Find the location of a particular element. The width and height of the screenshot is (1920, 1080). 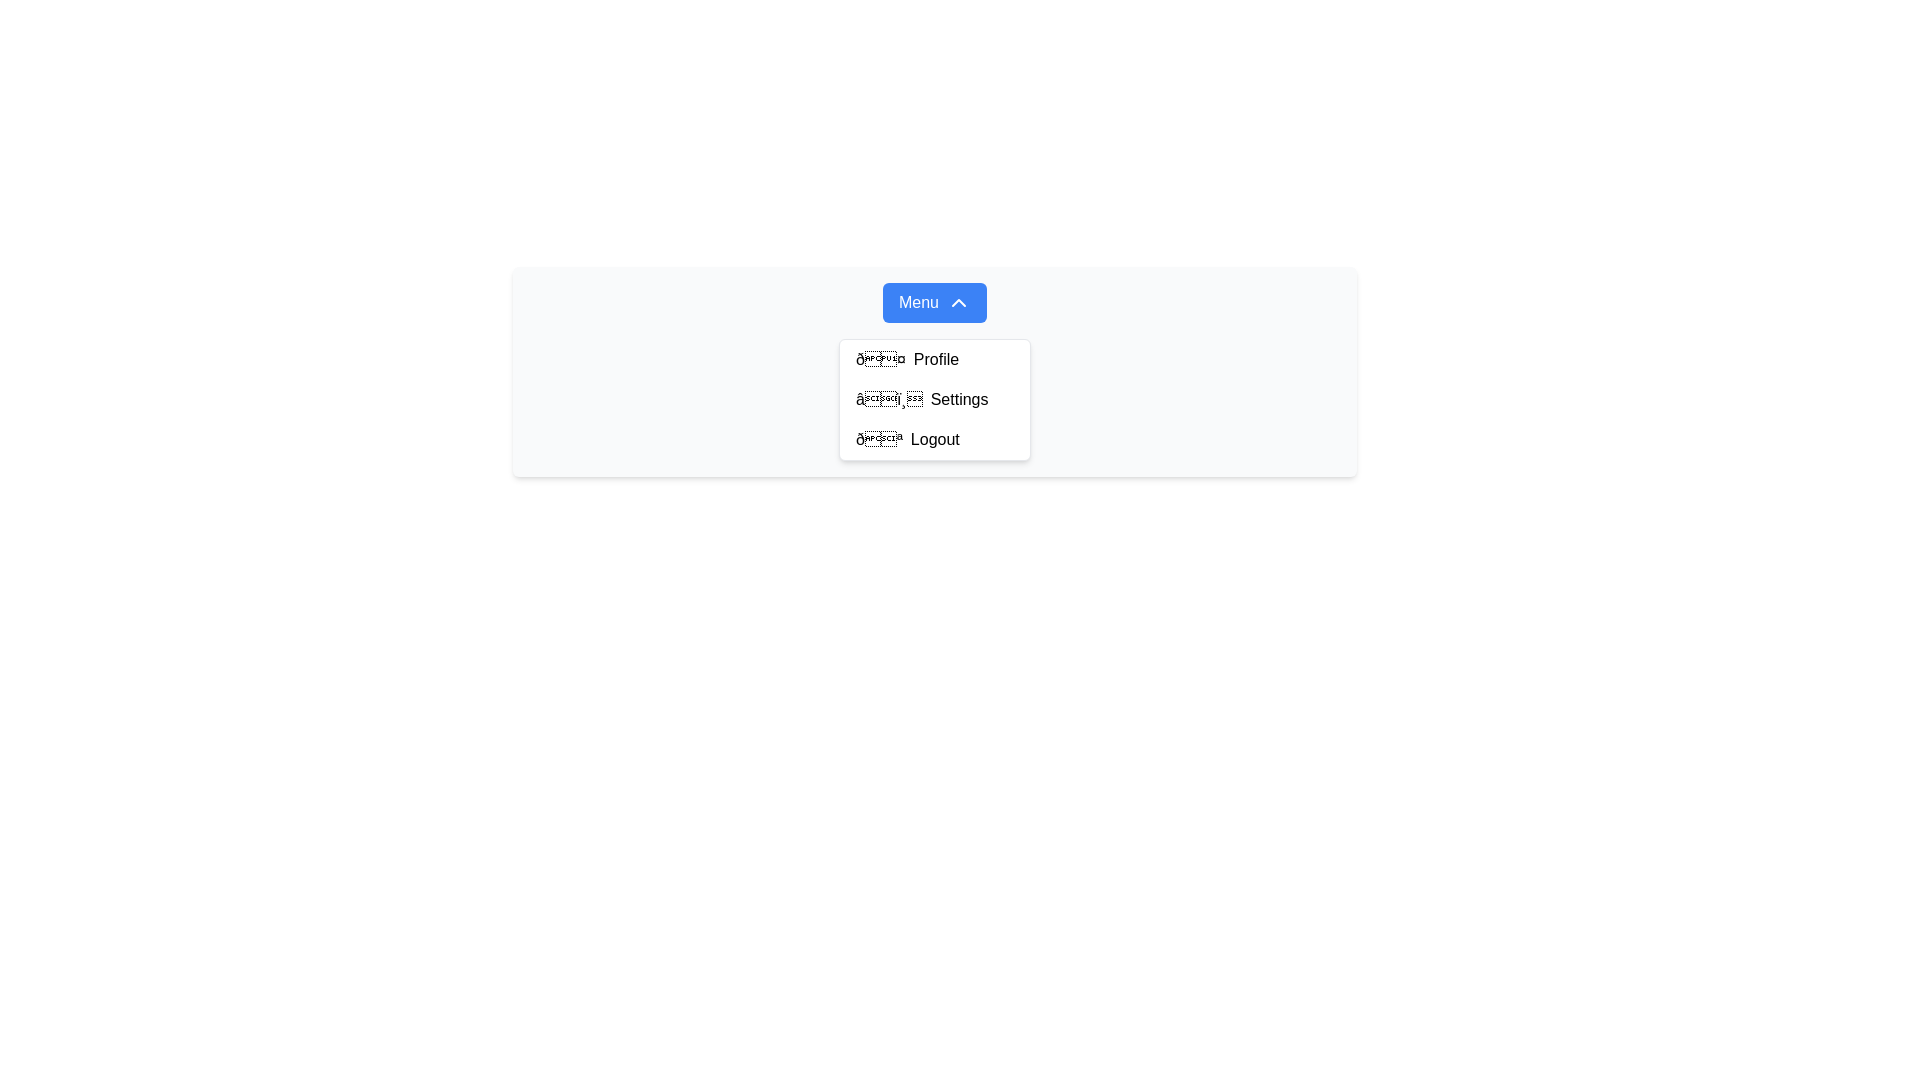

the 'Settings' menu item, which is the second option in a vertical menu list, located below 'Profile' and above 'Logout' is located at coordinates (934, 400).